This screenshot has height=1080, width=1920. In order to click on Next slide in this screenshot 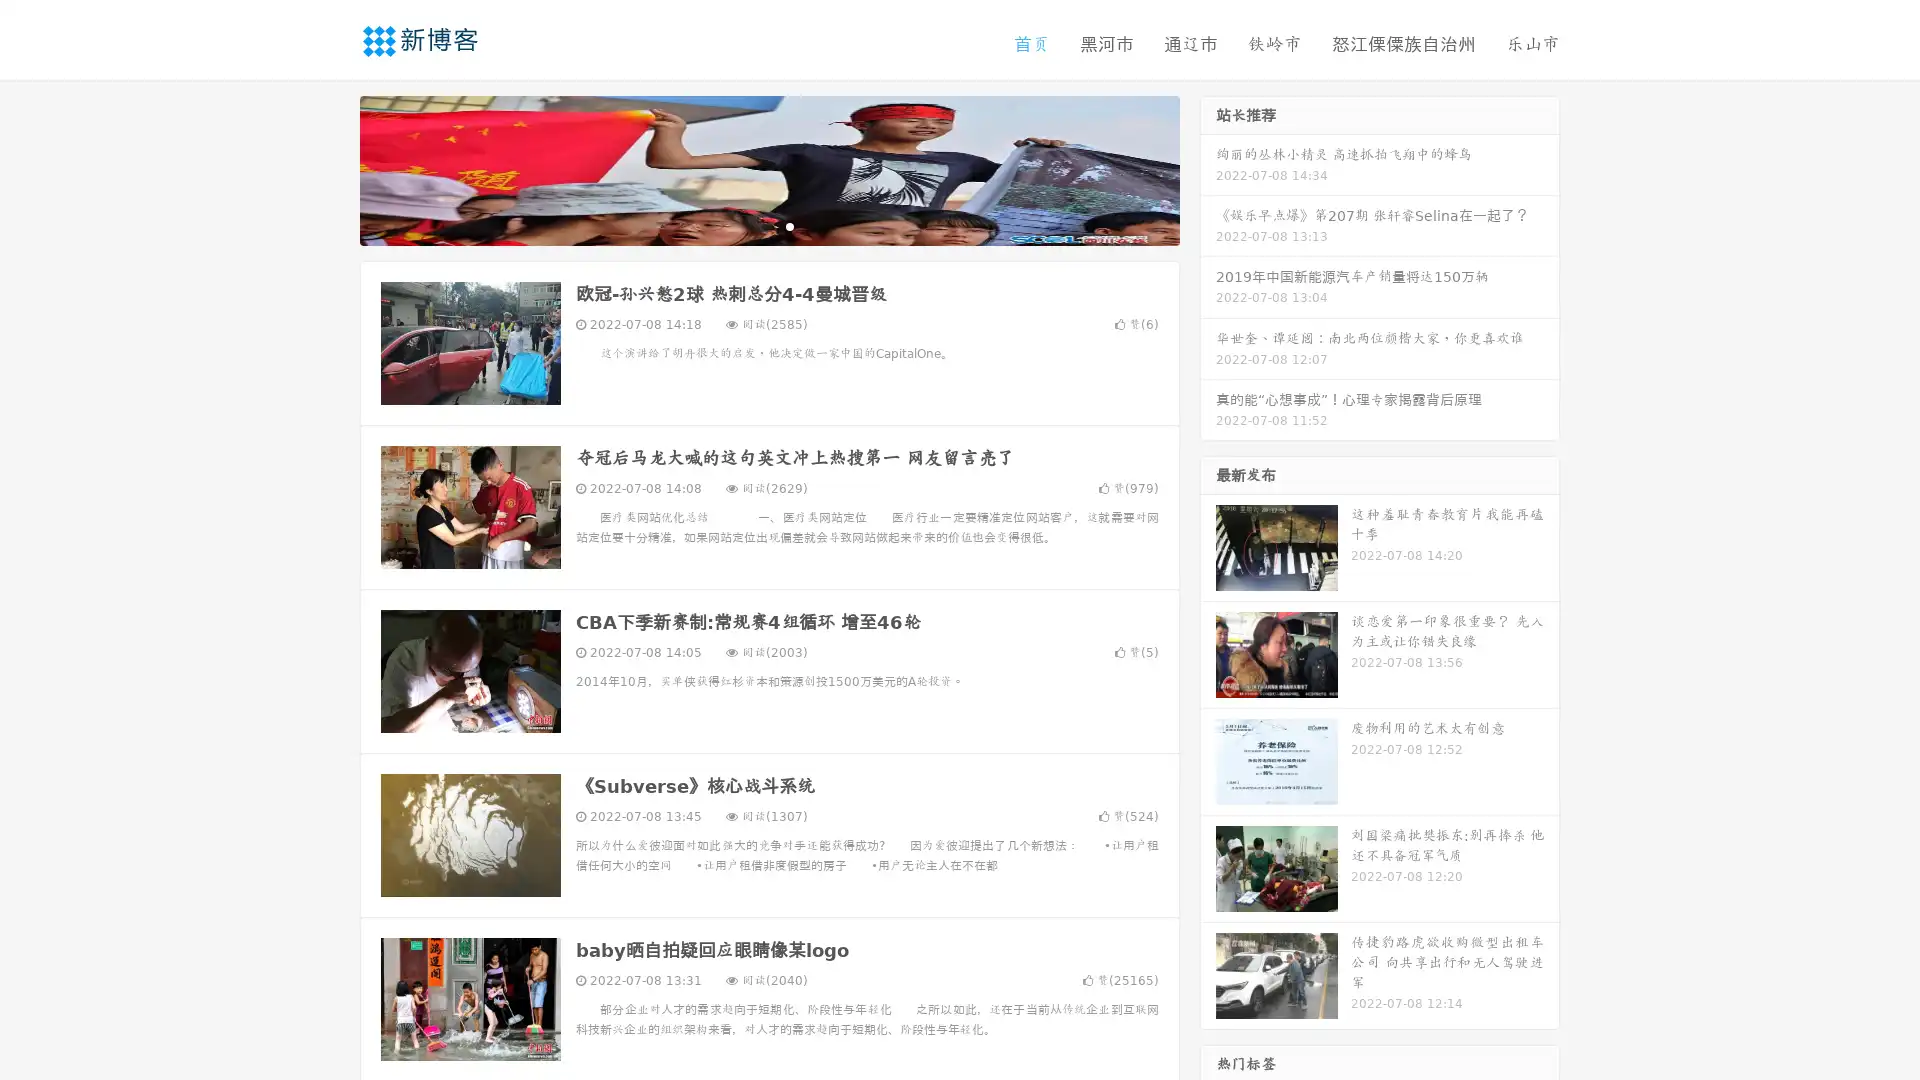, I will do `click(1208, 168)`.